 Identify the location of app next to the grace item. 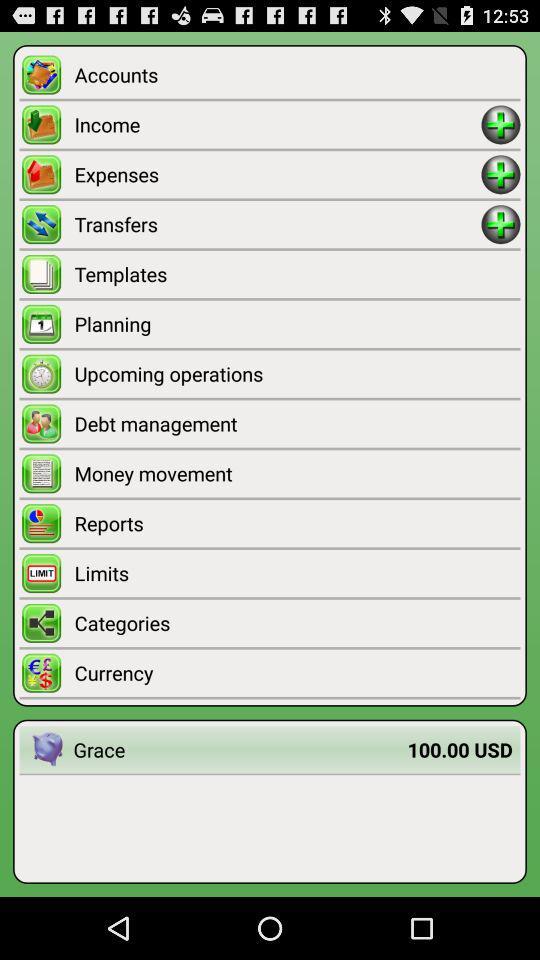
(47, 748).